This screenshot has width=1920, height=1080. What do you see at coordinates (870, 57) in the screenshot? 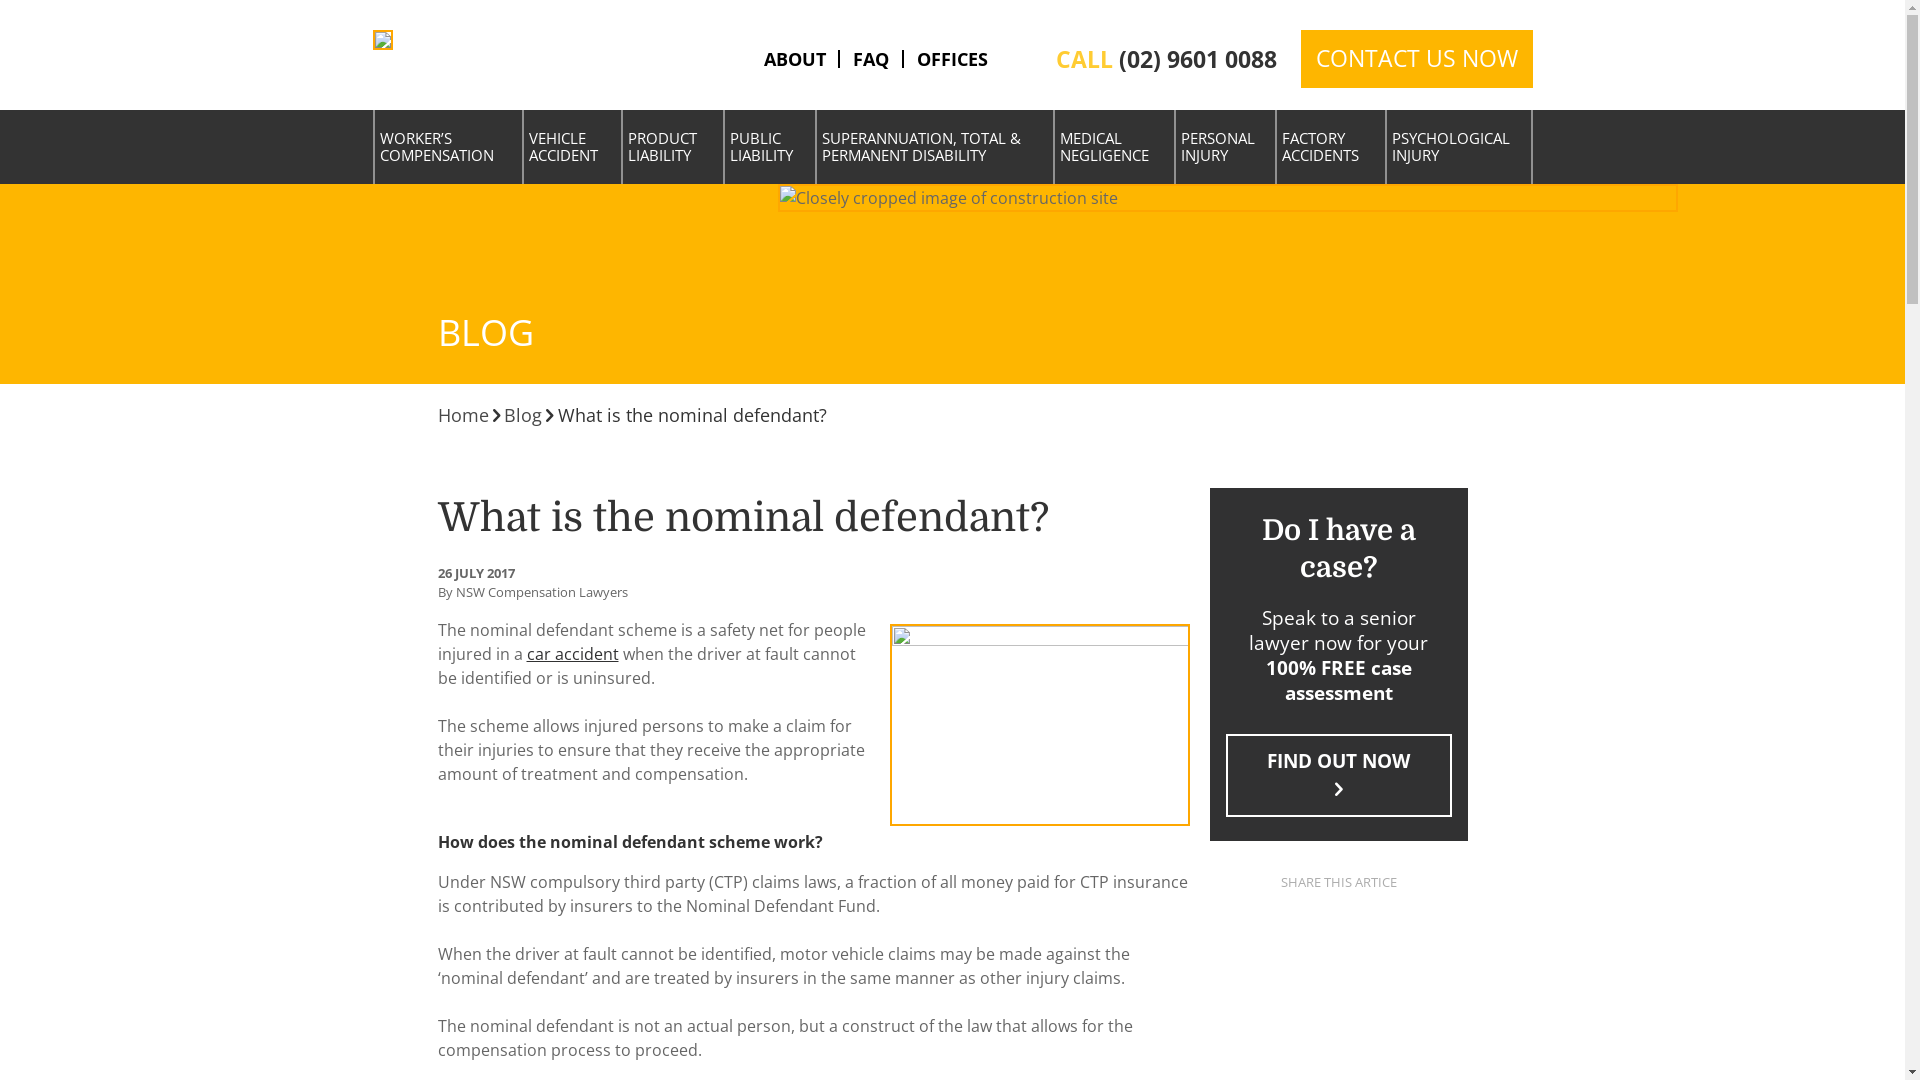
I see `'FAQ'` at bounding box center [870, 57].